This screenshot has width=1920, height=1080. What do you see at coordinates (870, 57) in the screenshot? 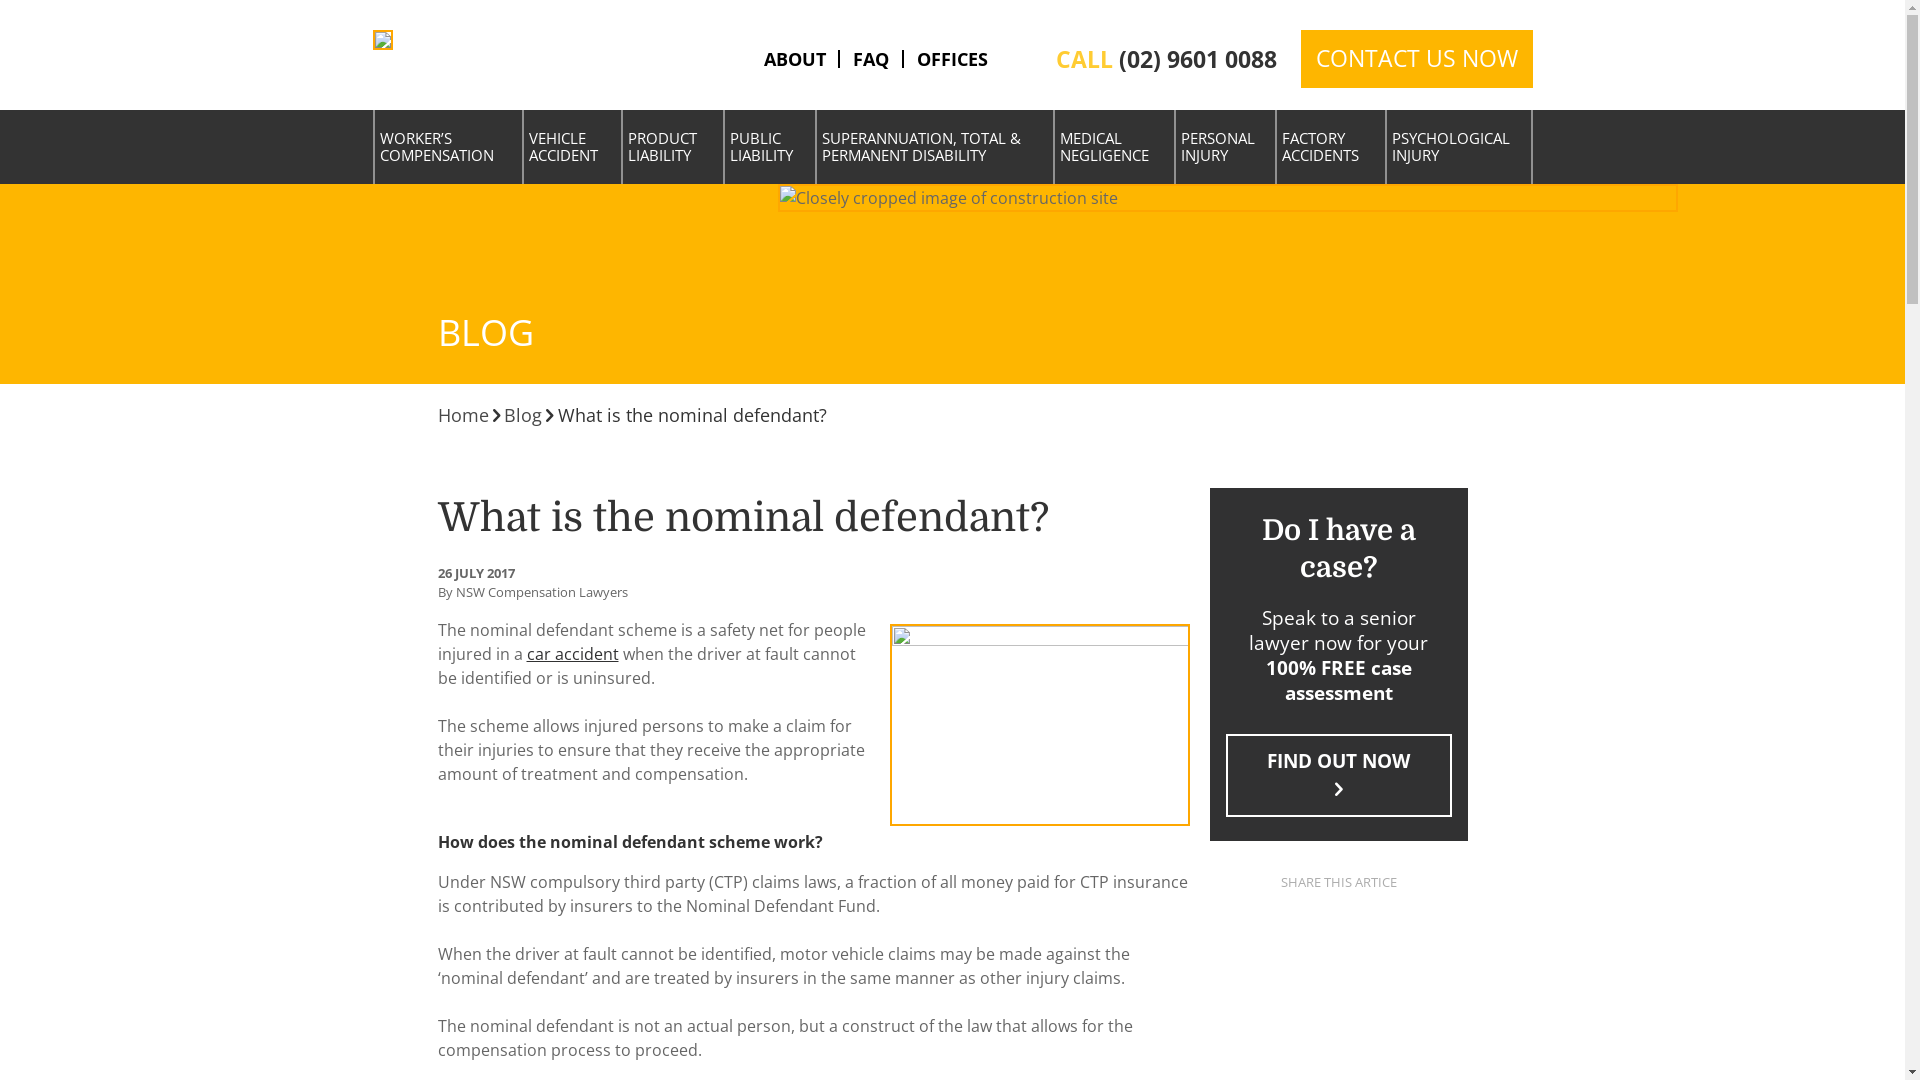
I see `'FAQ'` at bounding box center [870, 57].